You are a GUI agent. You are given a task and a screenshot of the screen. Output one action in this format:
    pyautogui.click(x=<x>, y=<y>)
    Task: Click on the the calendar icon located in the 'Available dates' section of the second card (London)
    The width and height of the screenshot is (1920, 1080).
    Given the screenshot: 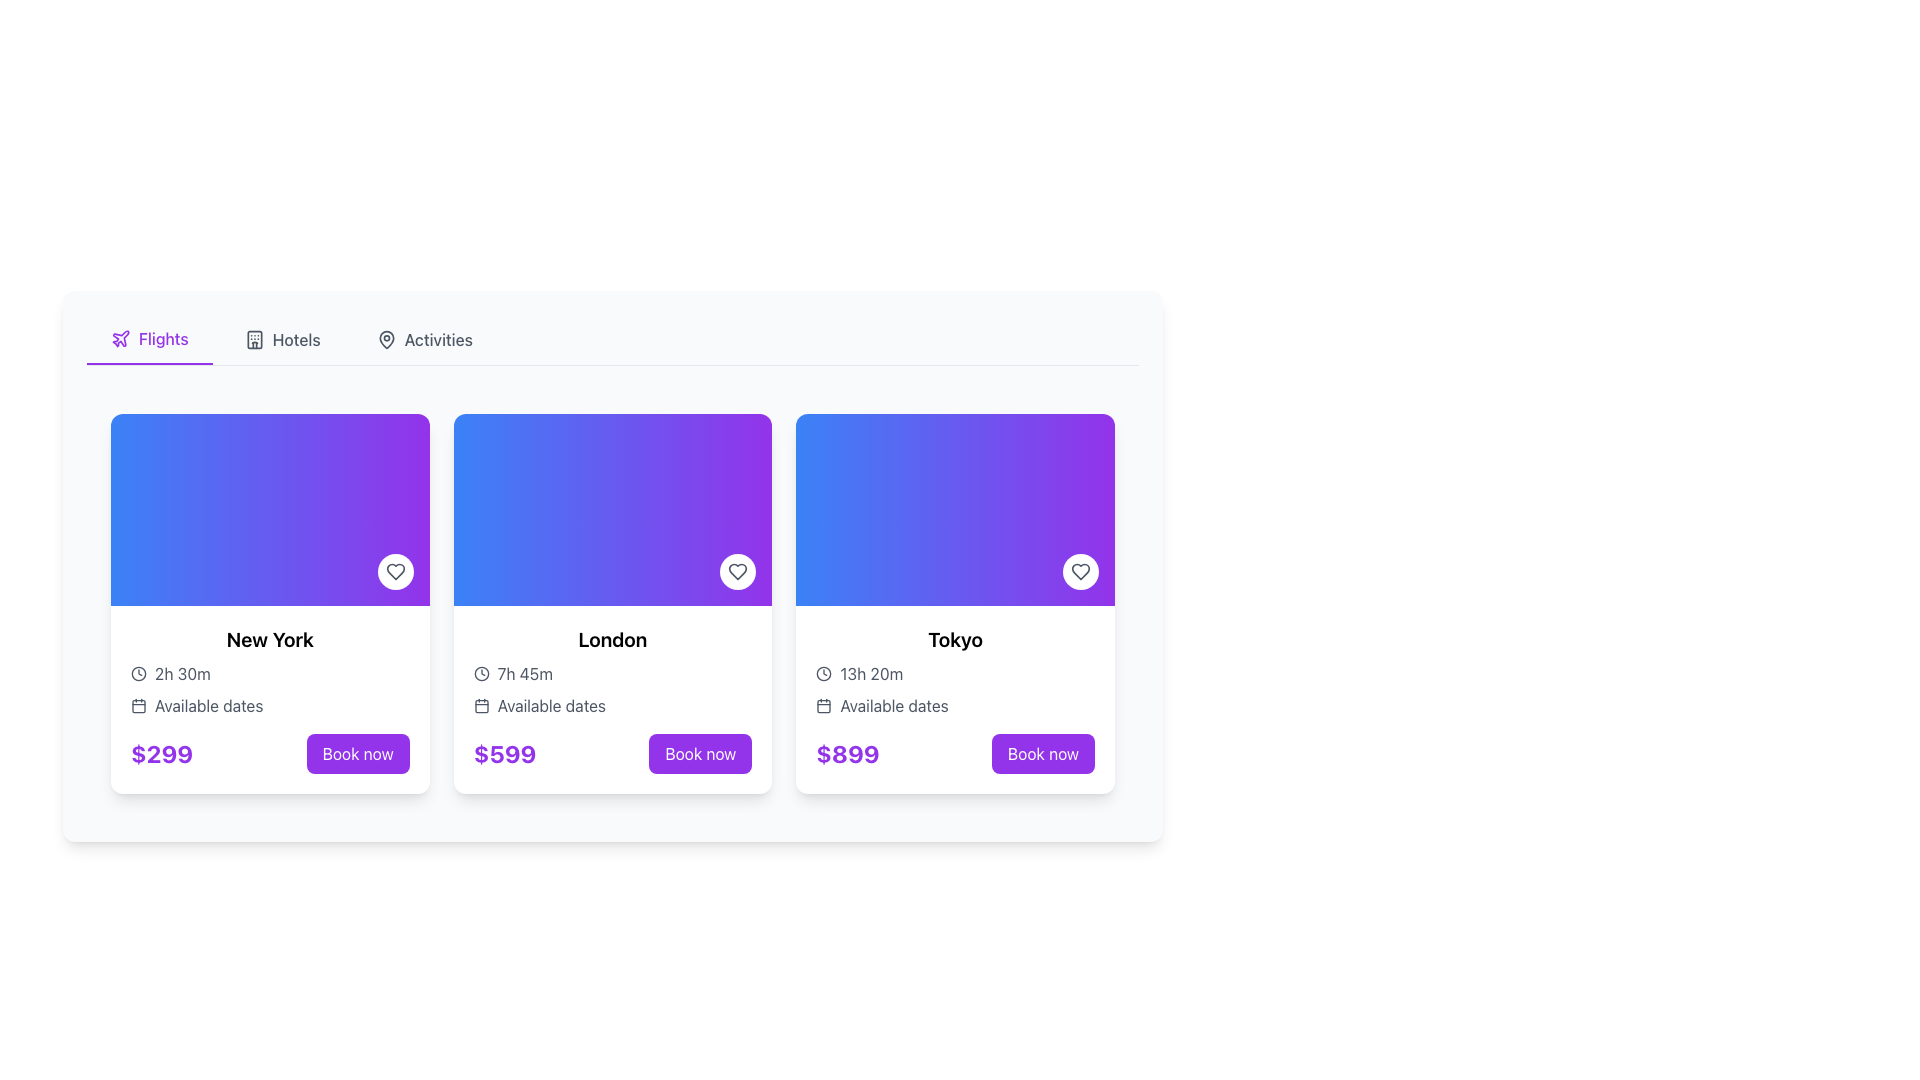 What is the action you would take?
    pyautogui.click(x=481, y=704)
    